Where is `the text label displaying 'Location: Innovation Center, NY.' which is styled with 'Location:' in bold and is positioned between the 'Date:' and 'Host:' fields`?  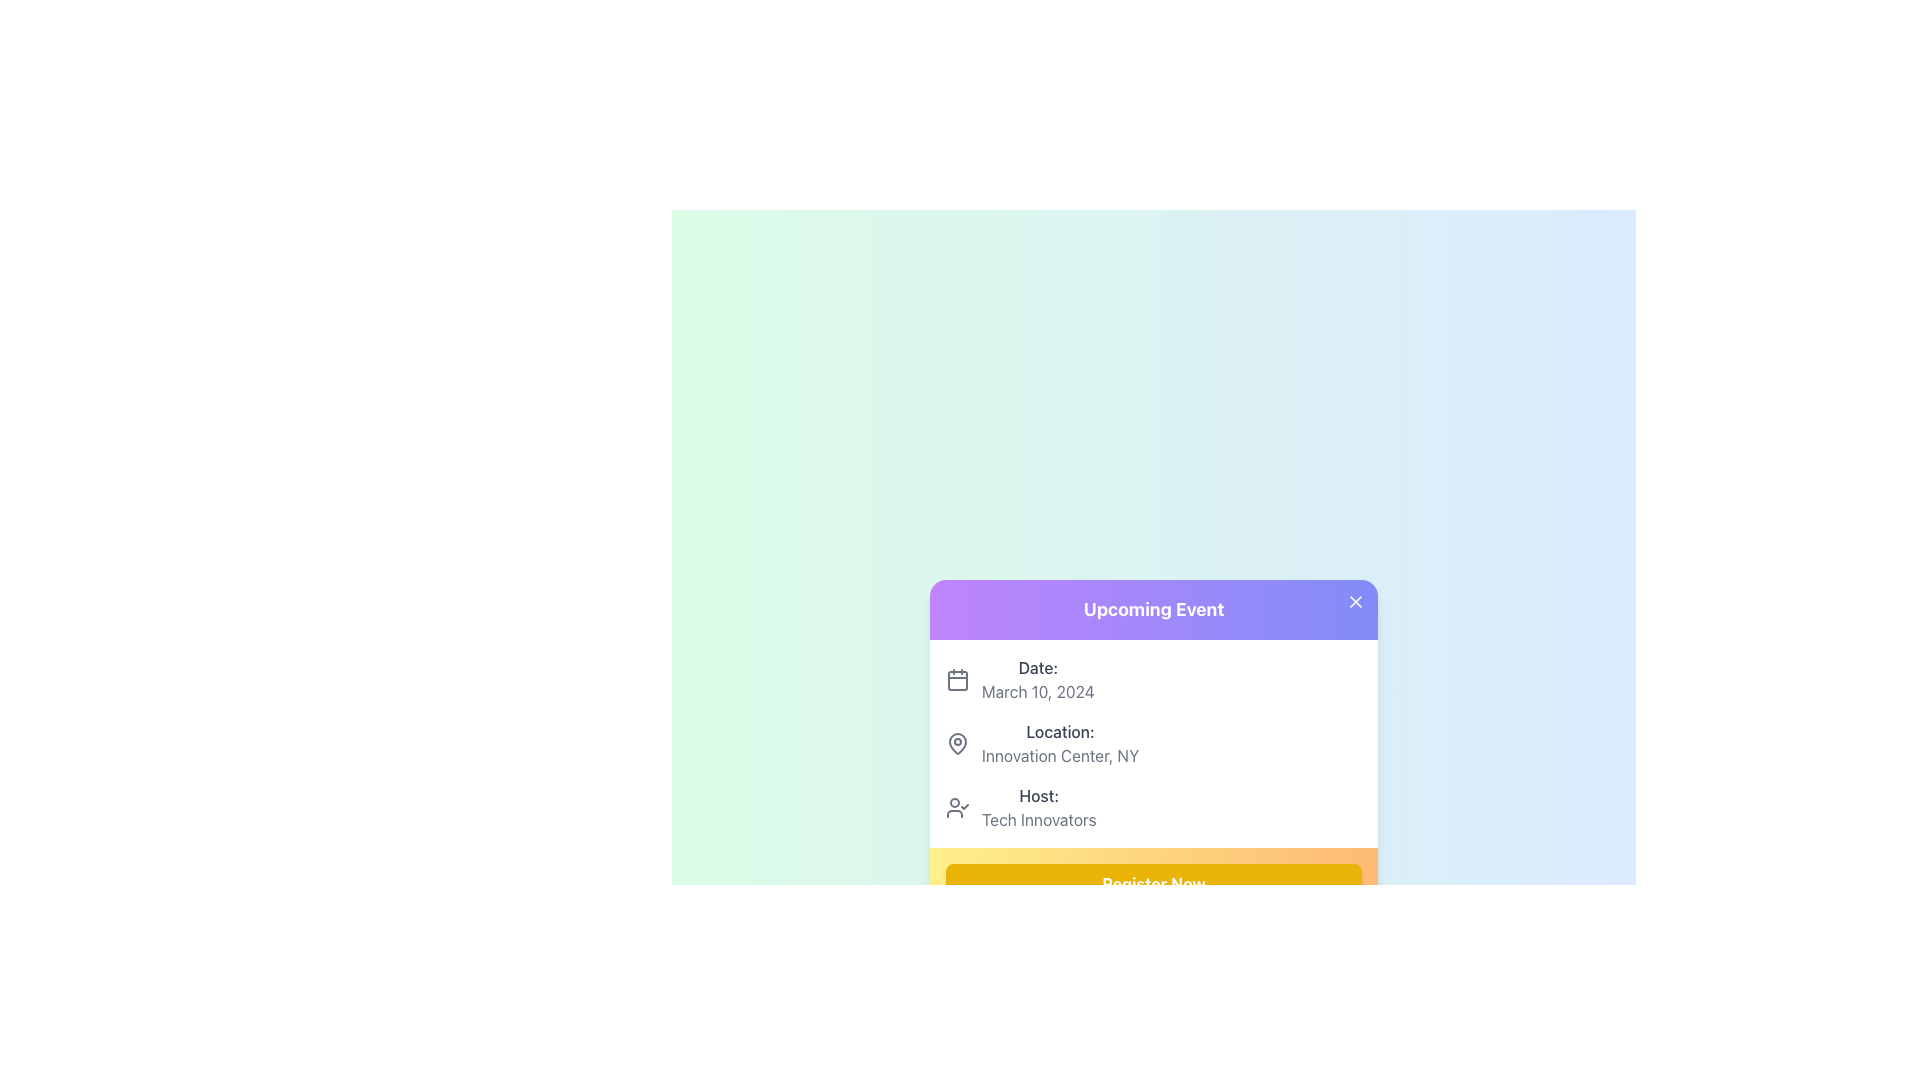
the text label displaying 'Location: Innovation Center, NY.' which is styled with 'Location:' in bold and is positioned between the 'Date:' and 'Host:' fields is located at coordinates (1059, 744).